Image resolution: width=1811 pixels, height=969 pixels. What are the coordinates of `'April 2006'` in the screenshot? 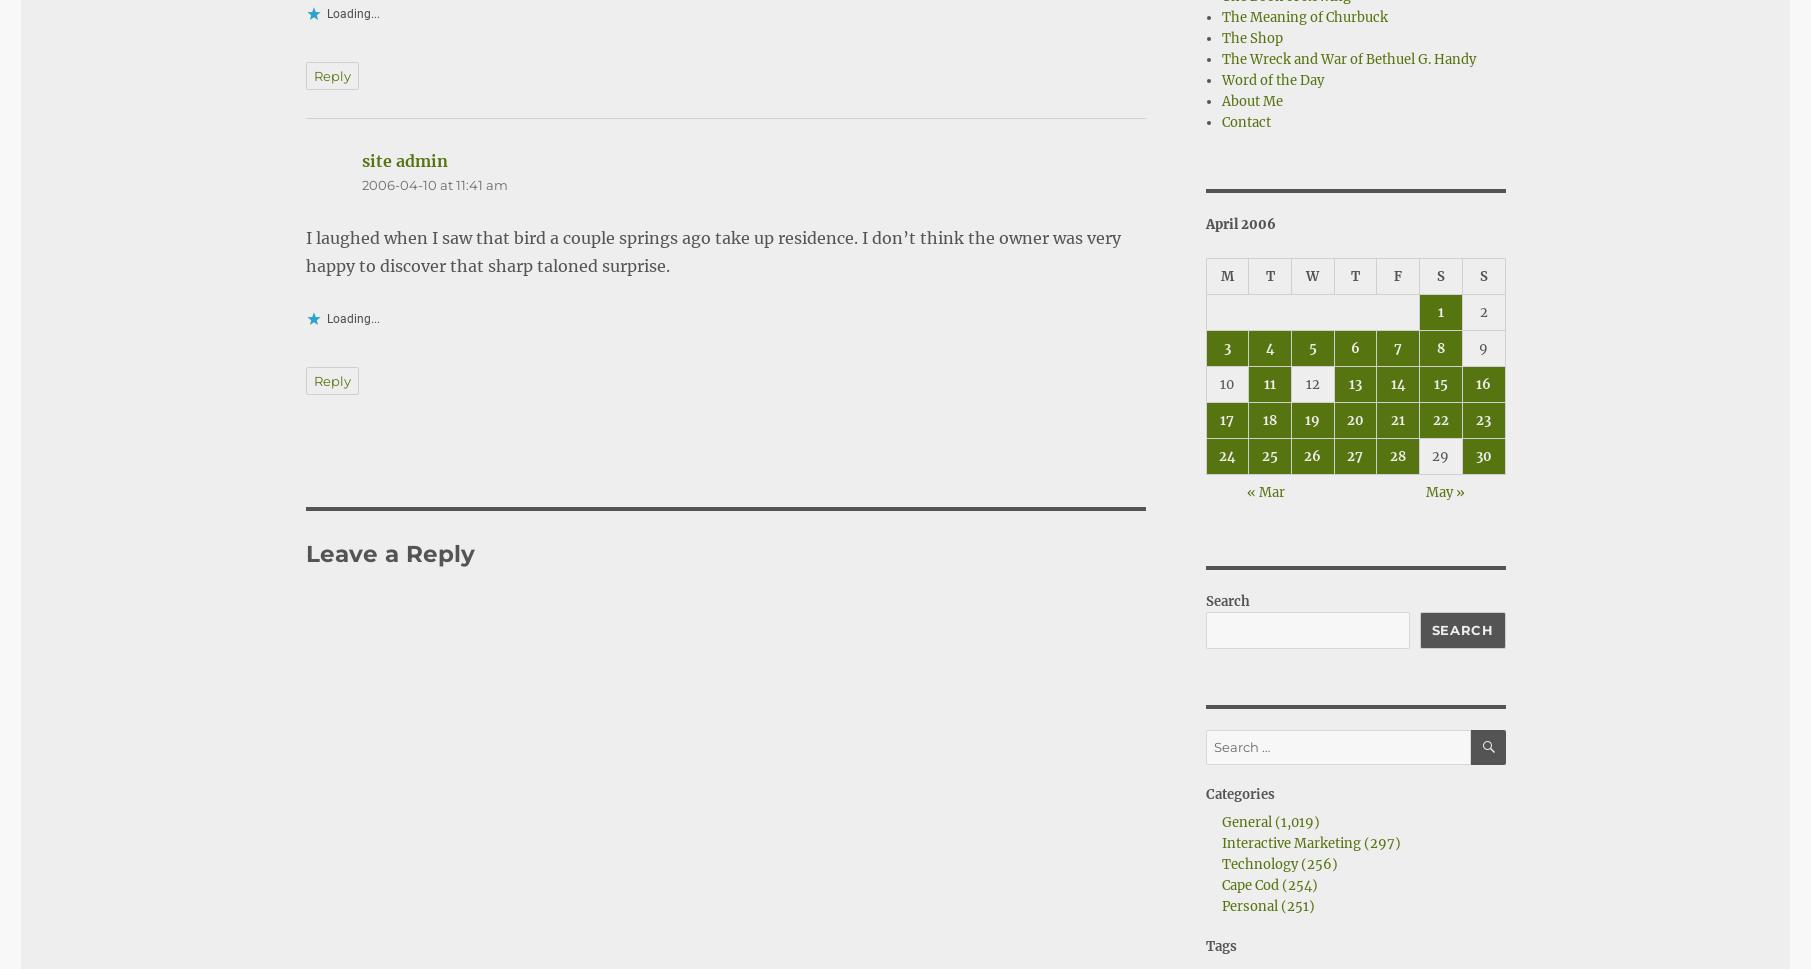 It's located at (1239, 223).